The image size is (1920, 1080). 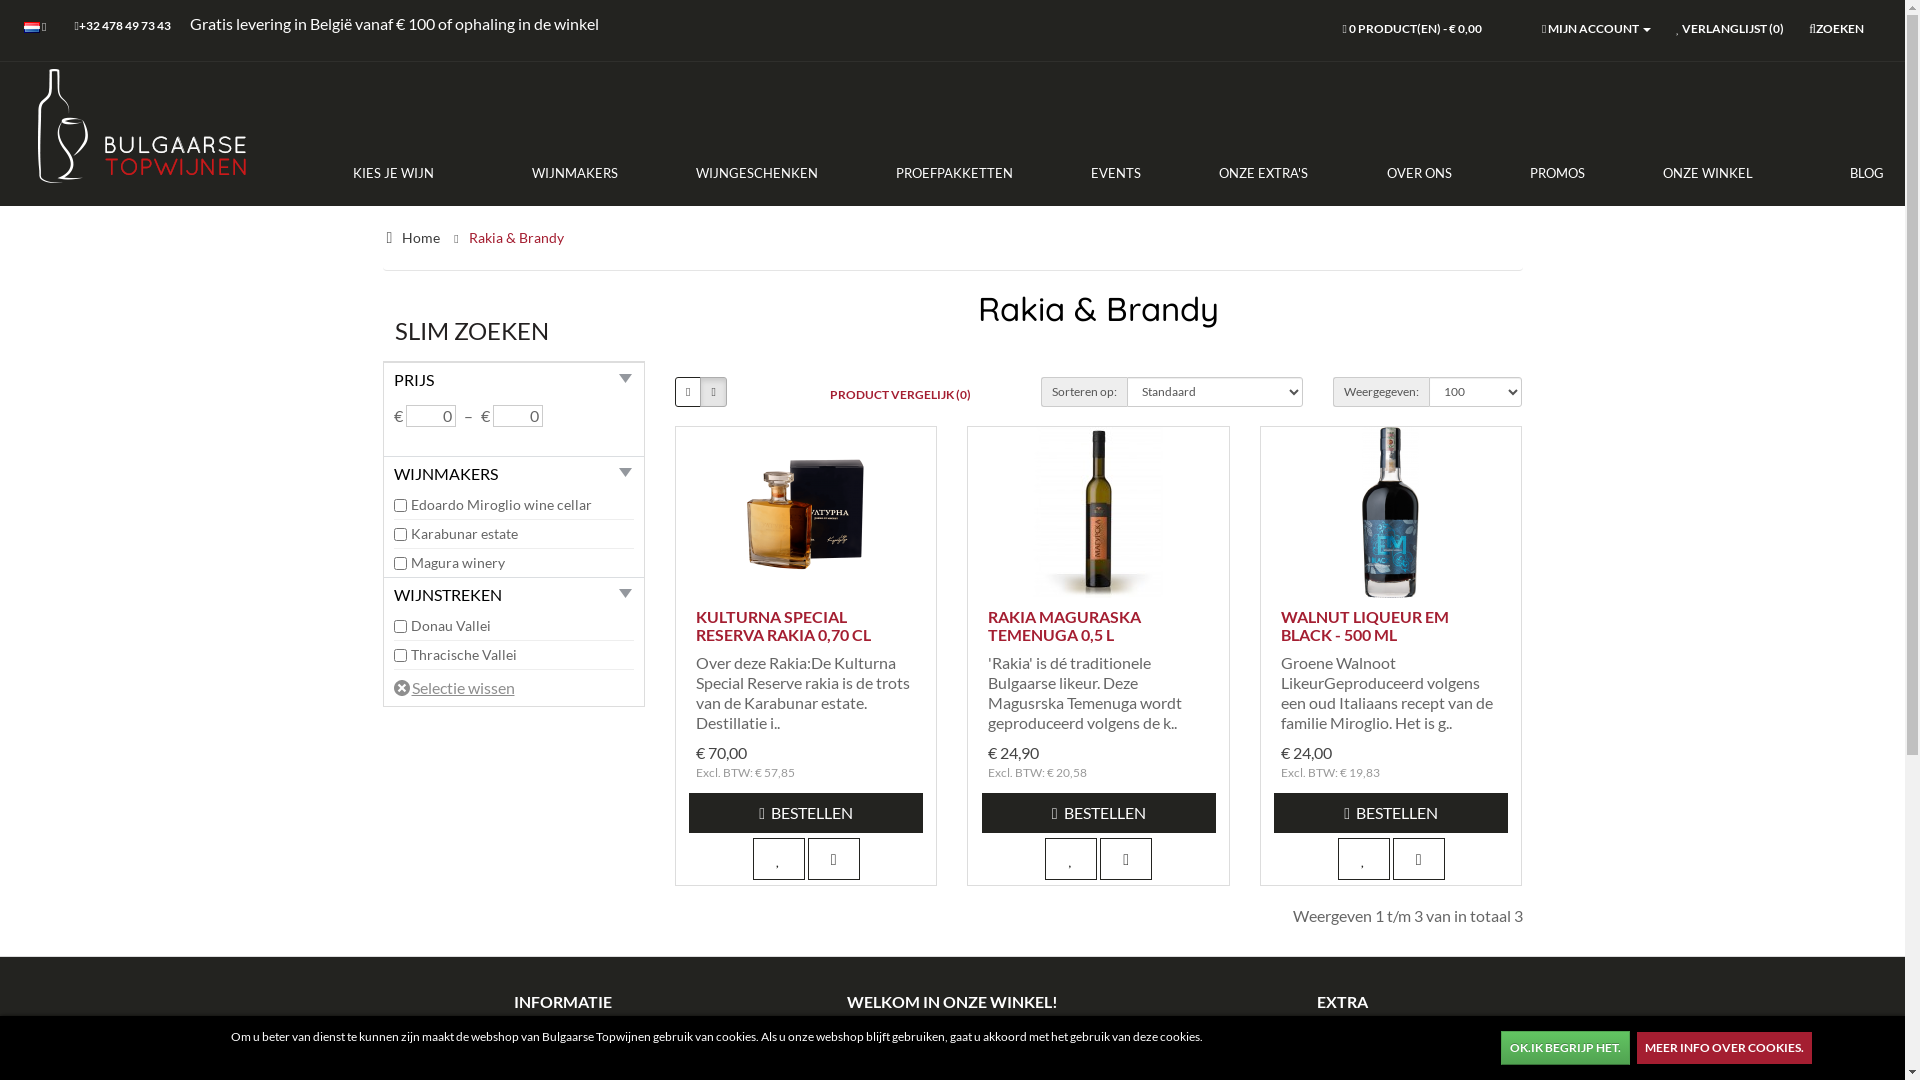 What do you see at coordinates (1595, 30) in the screenshot?
I see `'MIJN ACCOUNT'` at bounding box center [1595, 30].